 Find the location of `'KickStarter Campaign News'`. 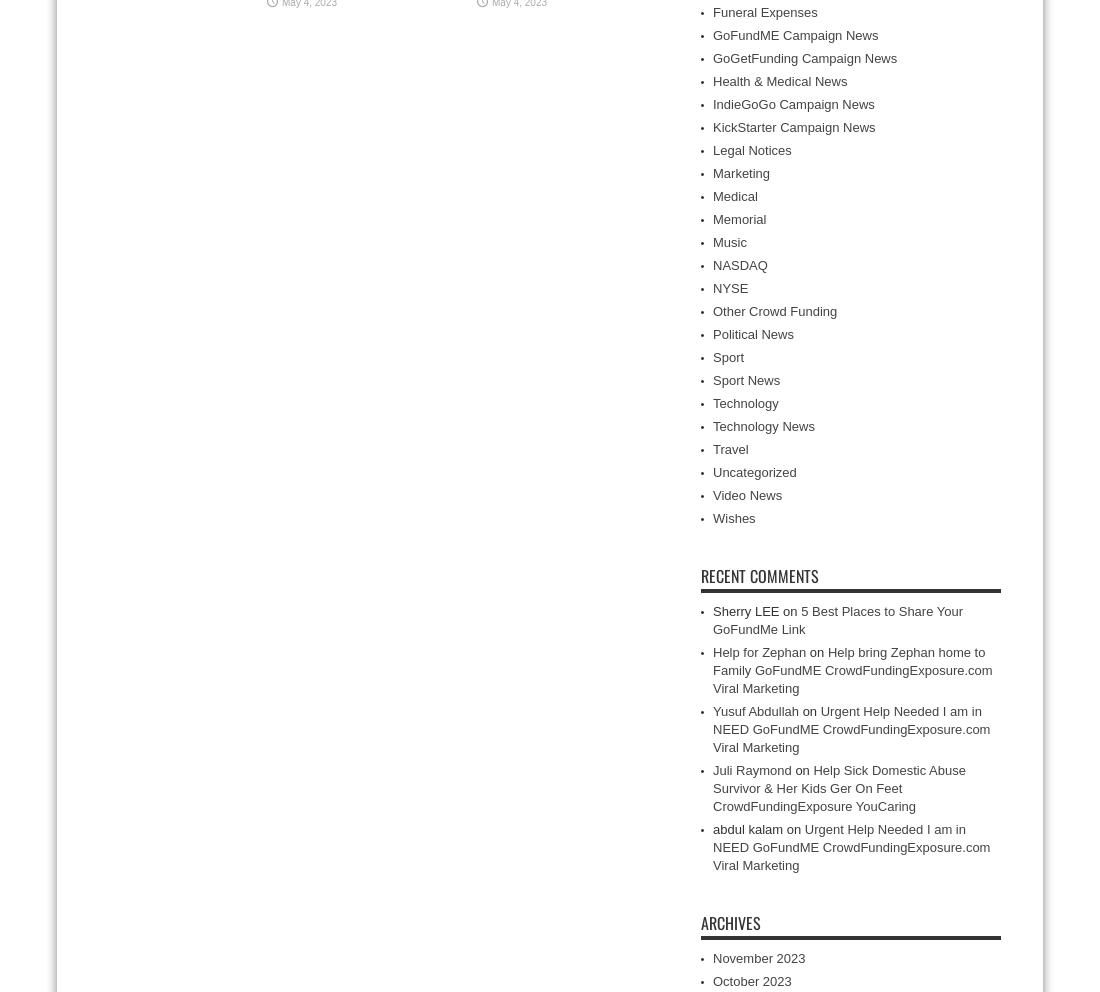

'KickStarter Campaign News' is located at coordinates (793, 127).